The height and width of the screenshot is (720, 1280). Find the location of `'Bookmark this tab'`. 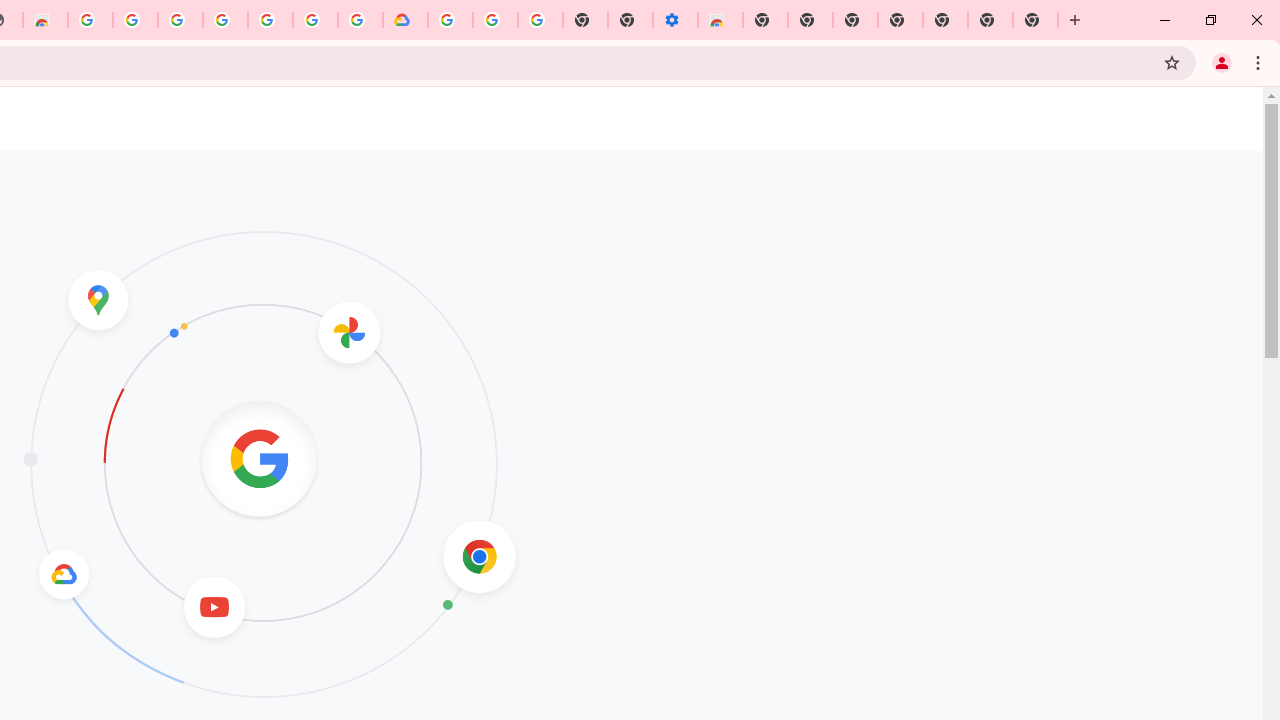

'Bookmark this tab' is located at coordinates (1171, 61).